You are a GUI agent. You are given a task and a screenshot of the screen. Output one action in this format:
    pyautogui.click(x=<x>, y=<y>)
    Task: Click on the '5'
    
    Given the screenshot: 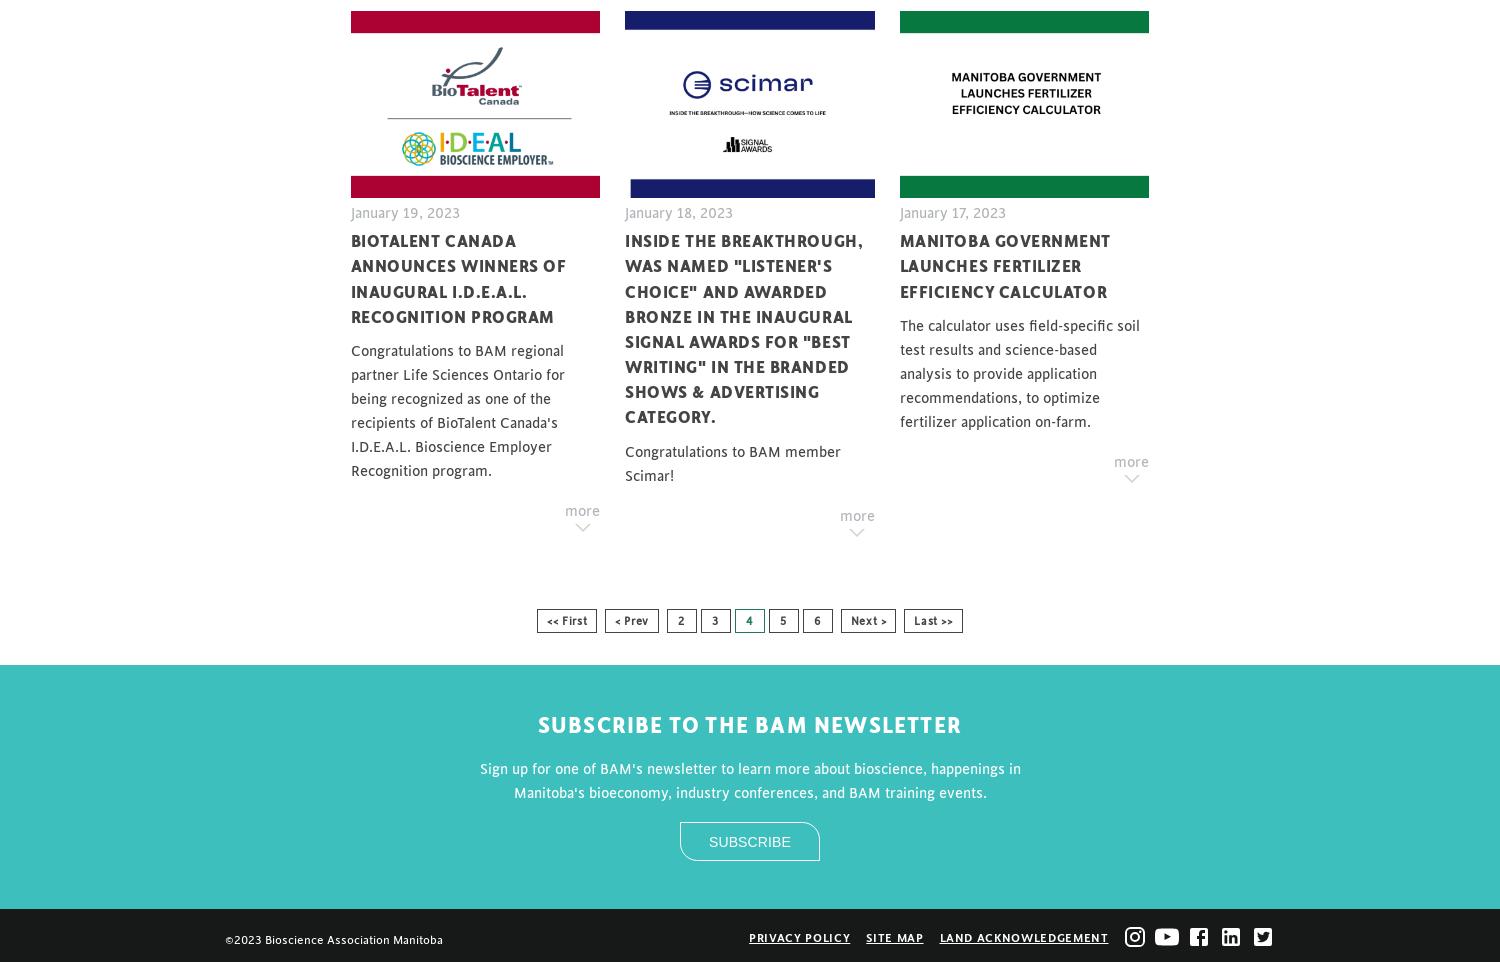 What is the action you would take?
    pyautogui.click(x=783, y=619)
    